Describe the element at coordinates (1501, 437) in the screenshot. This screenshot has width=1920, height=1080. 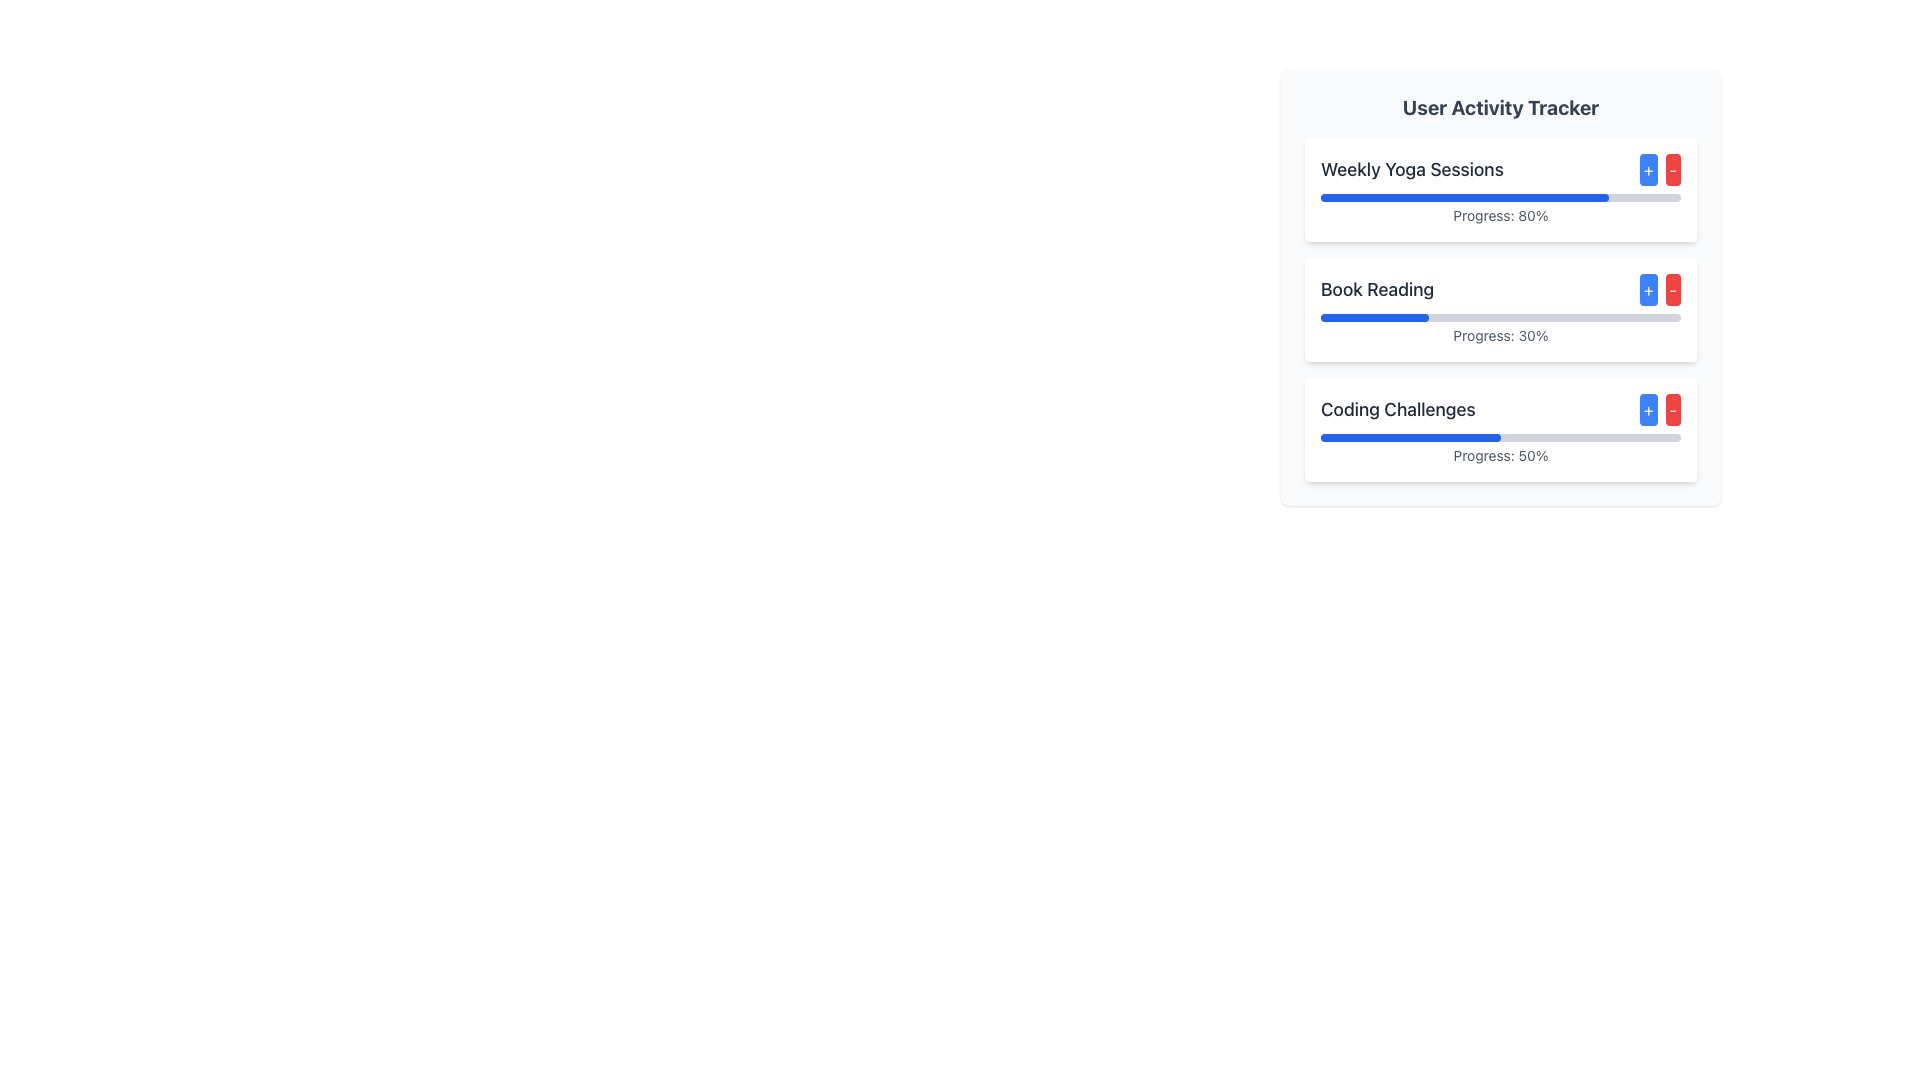
I see `the horizontal progress bar representing 50% progress located beneath the 'Coding Challenges' text and above the 'Progress: 50%' text in the 'User Activity Tracker' section` at that location.